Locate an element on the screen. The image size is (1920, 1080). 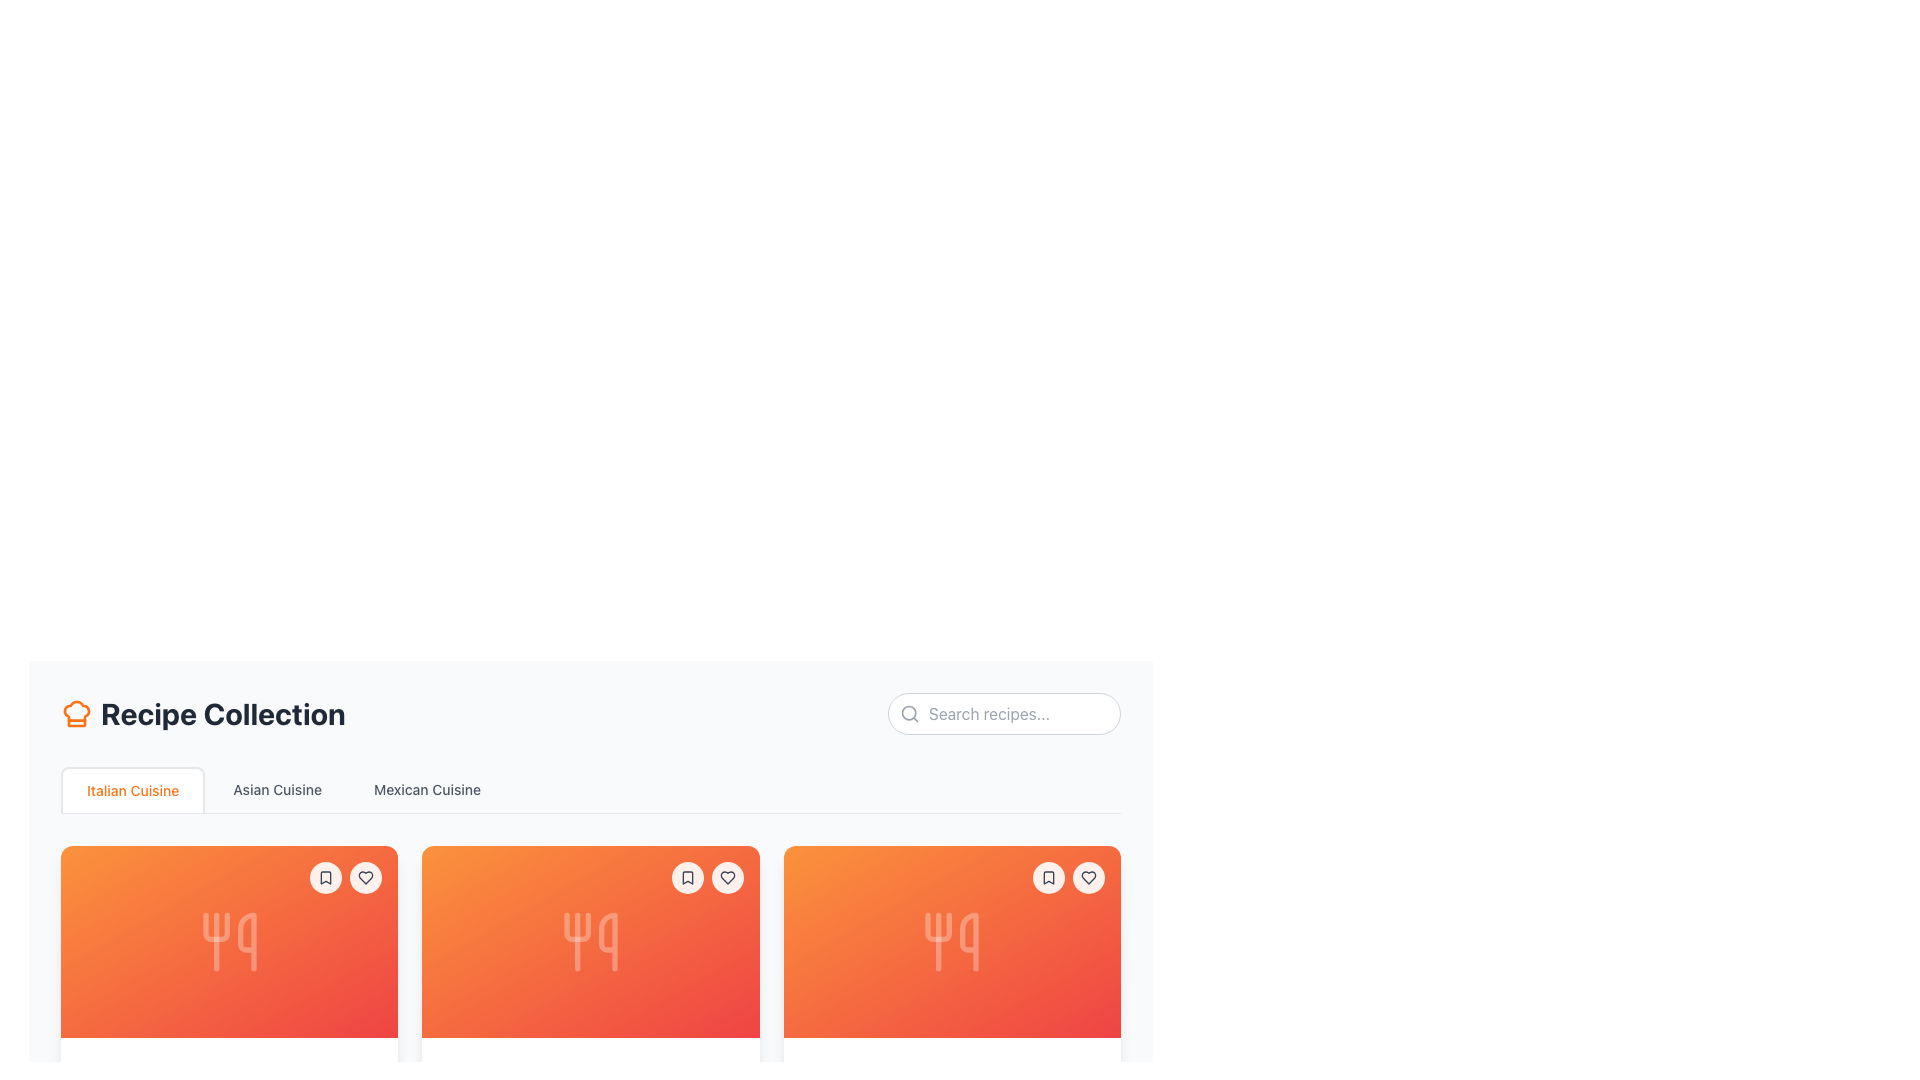
the heart-shaped icon in the header area of the recipe card to favorite the associated recipe is located at coordinates (1088, 877).